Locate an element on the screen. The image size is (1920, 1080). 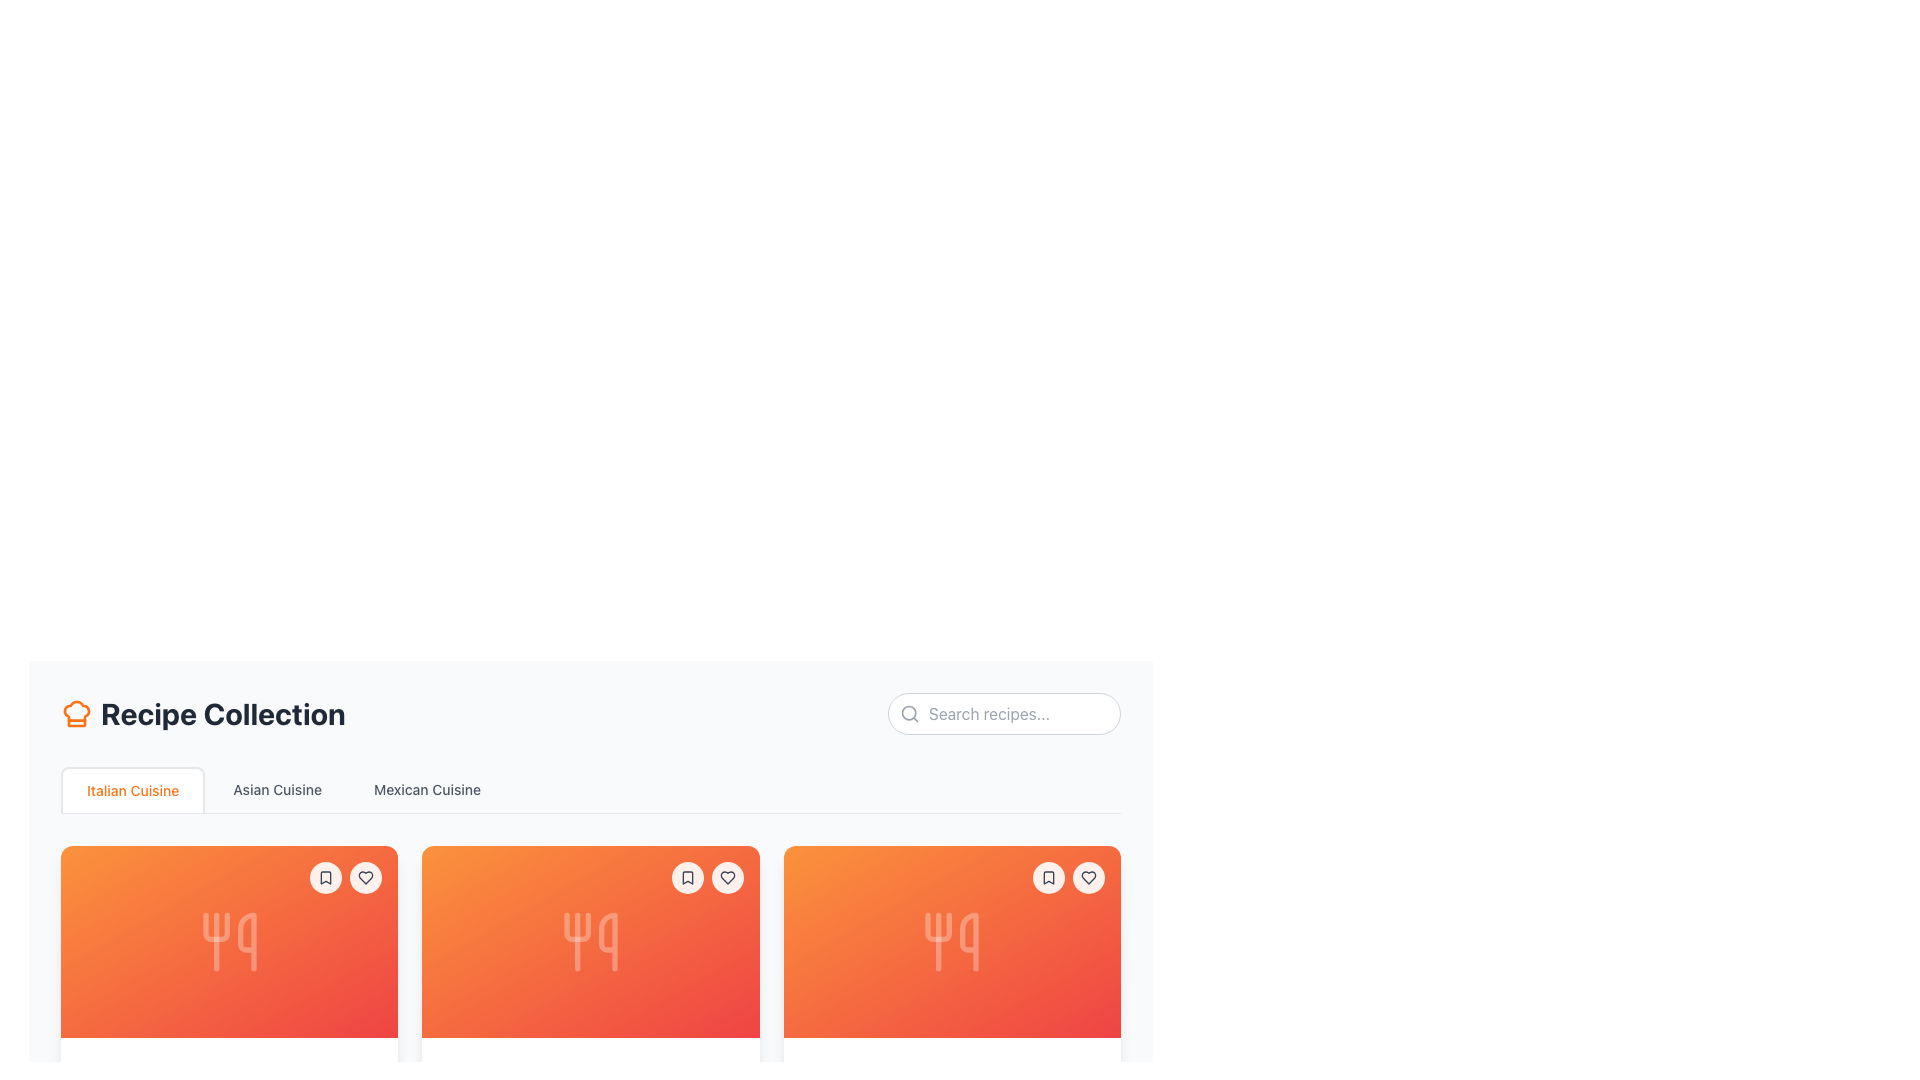
the heart-shaped icon in the header area of the recipe card to favorite the associated recipe is located at coordinates (1088, 877).